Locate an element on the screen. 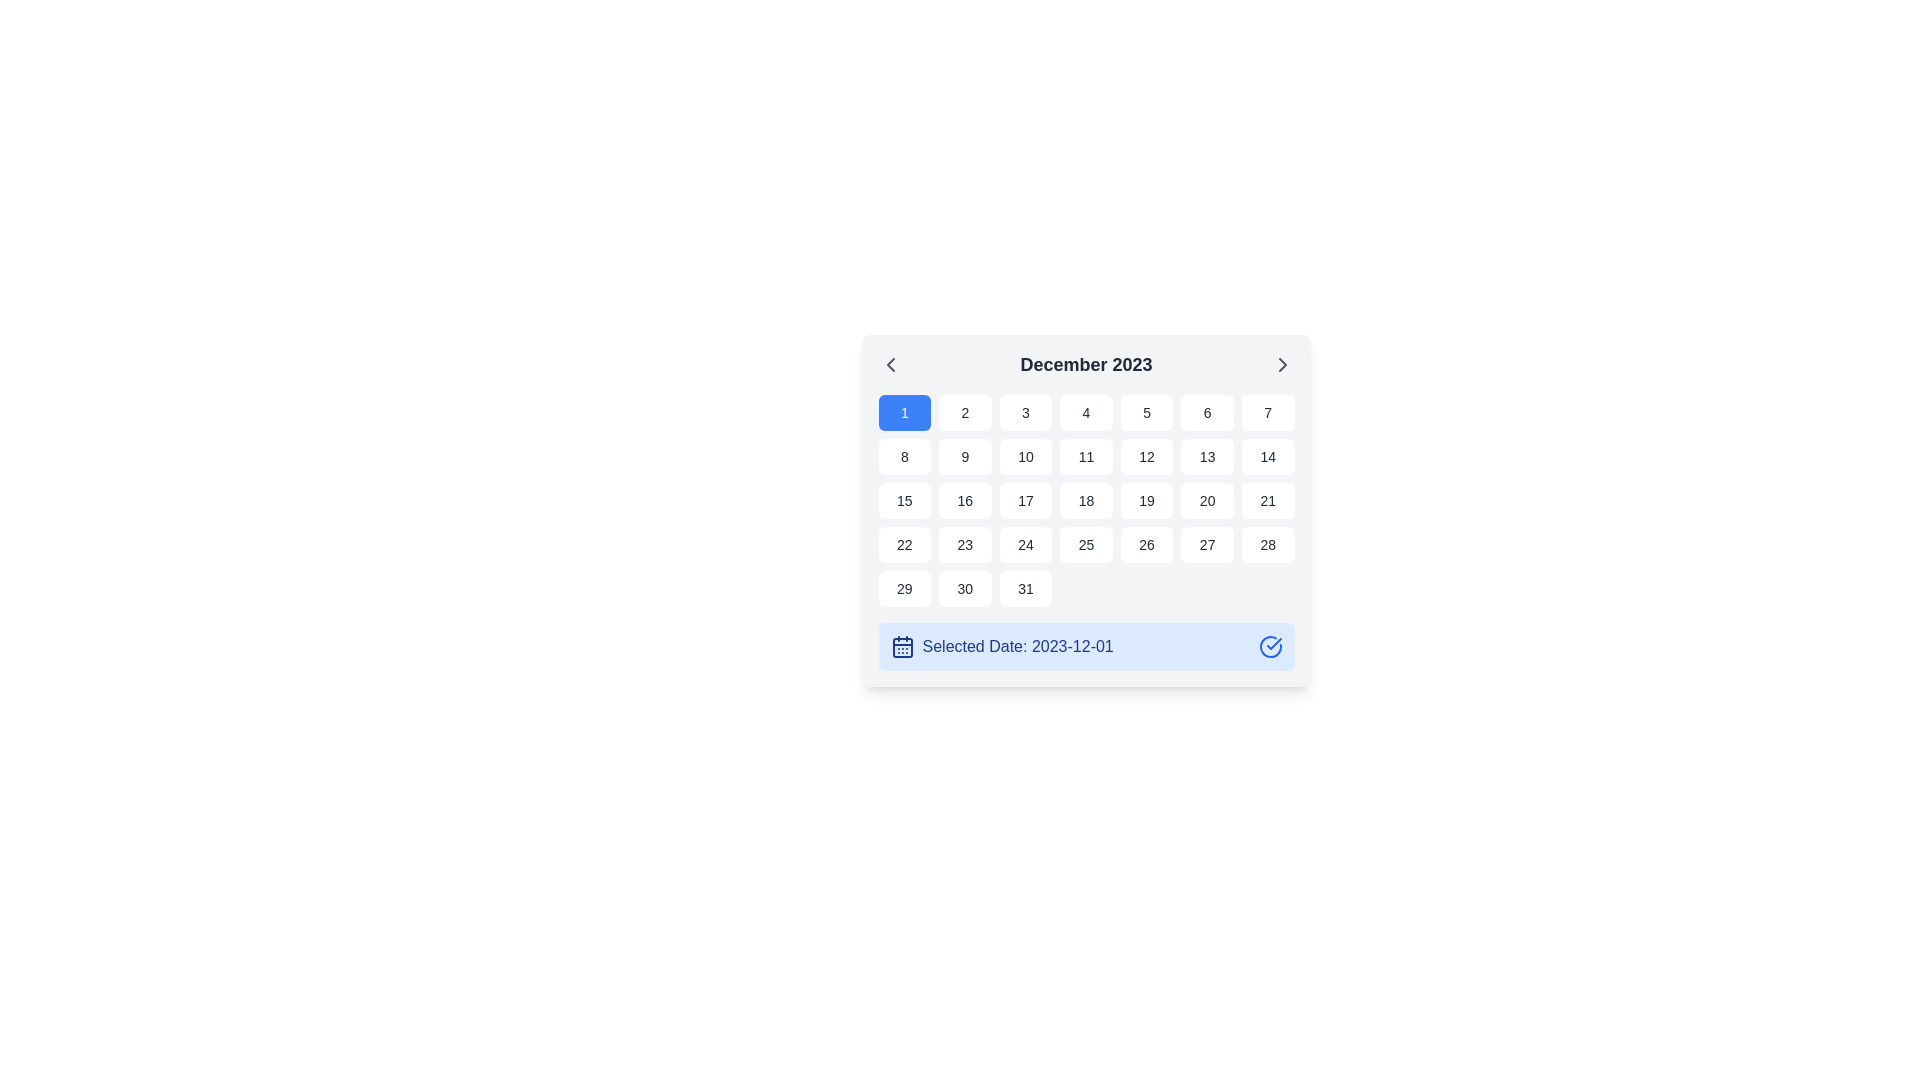 The height and width of the screenshot is (1080, 1920). the leftward-pointing chevron icon in the date picker control is located at coordinates (889, 365).